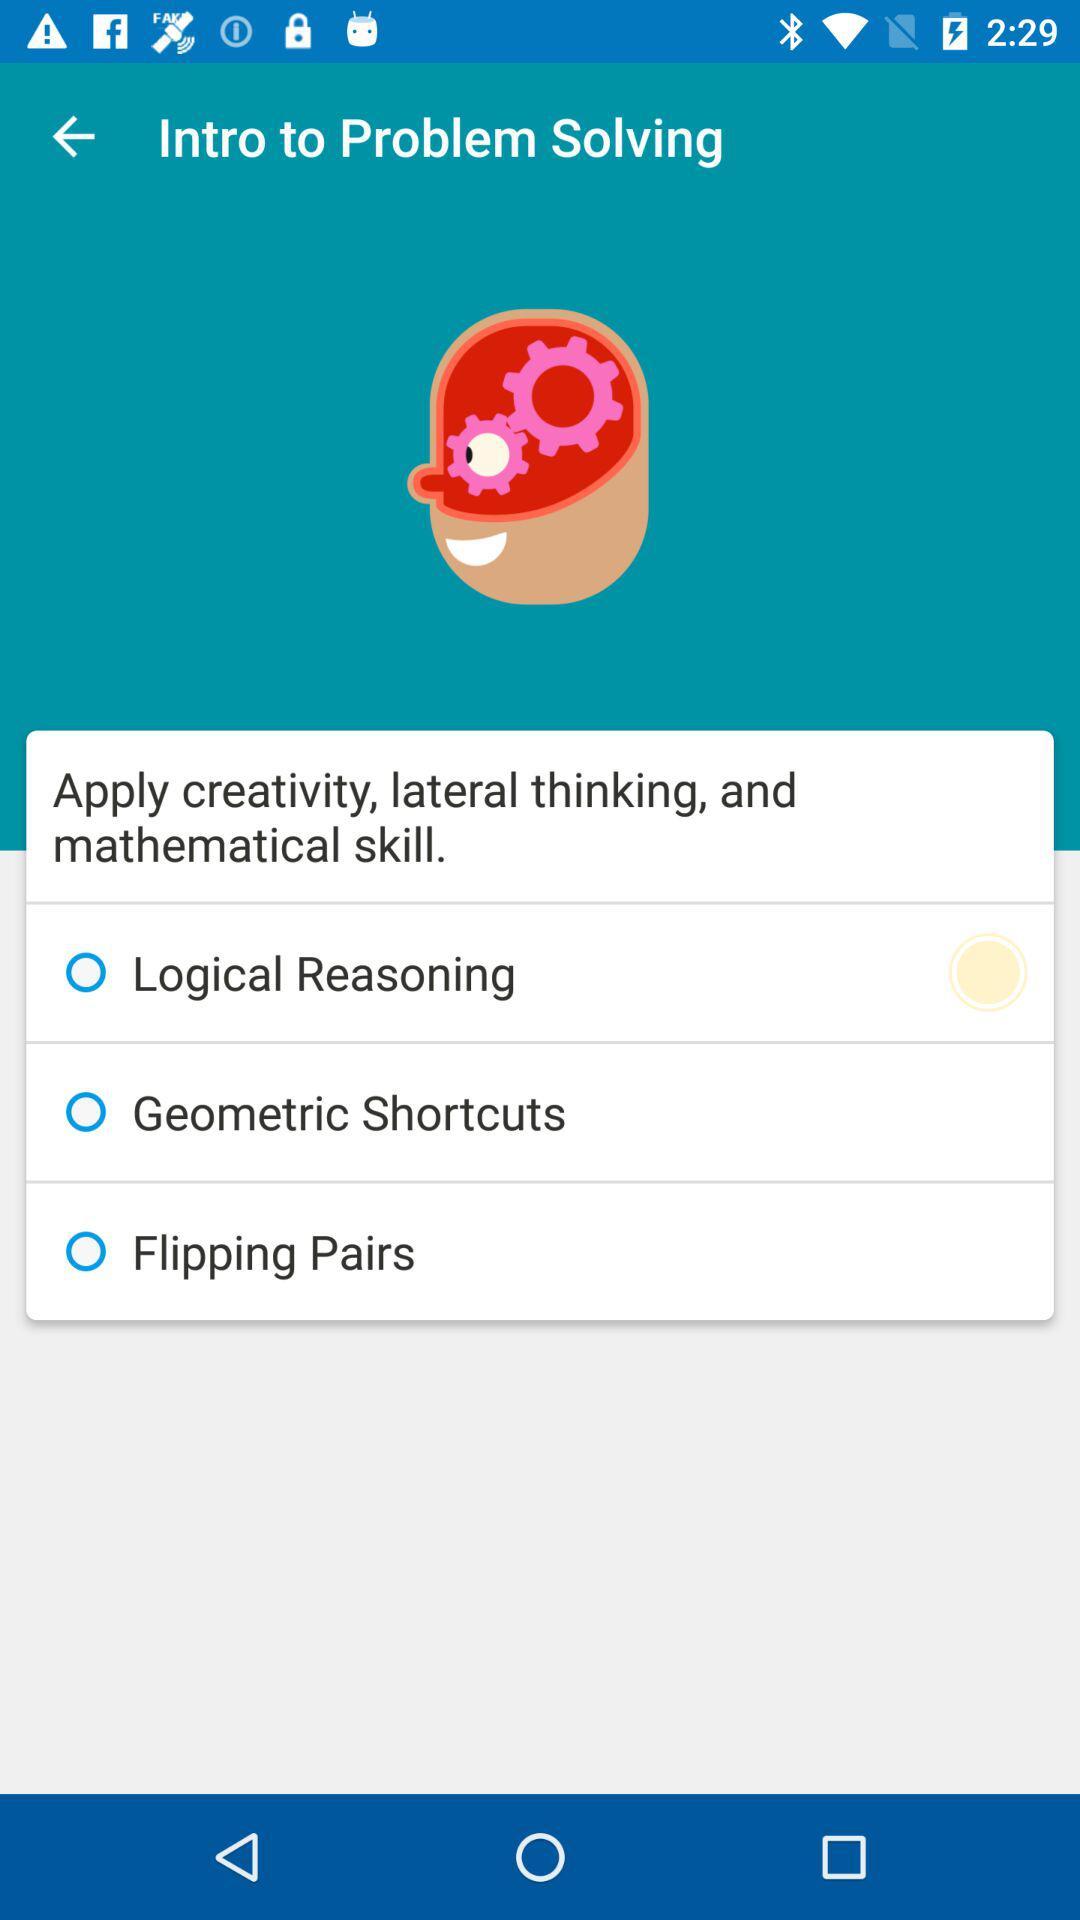 The width and height of the screenshot is (1080, 1920). Describe the element at coordinates (72, 135) in the screenshot. I see `icon above the apply creativity lateral item` at that location.